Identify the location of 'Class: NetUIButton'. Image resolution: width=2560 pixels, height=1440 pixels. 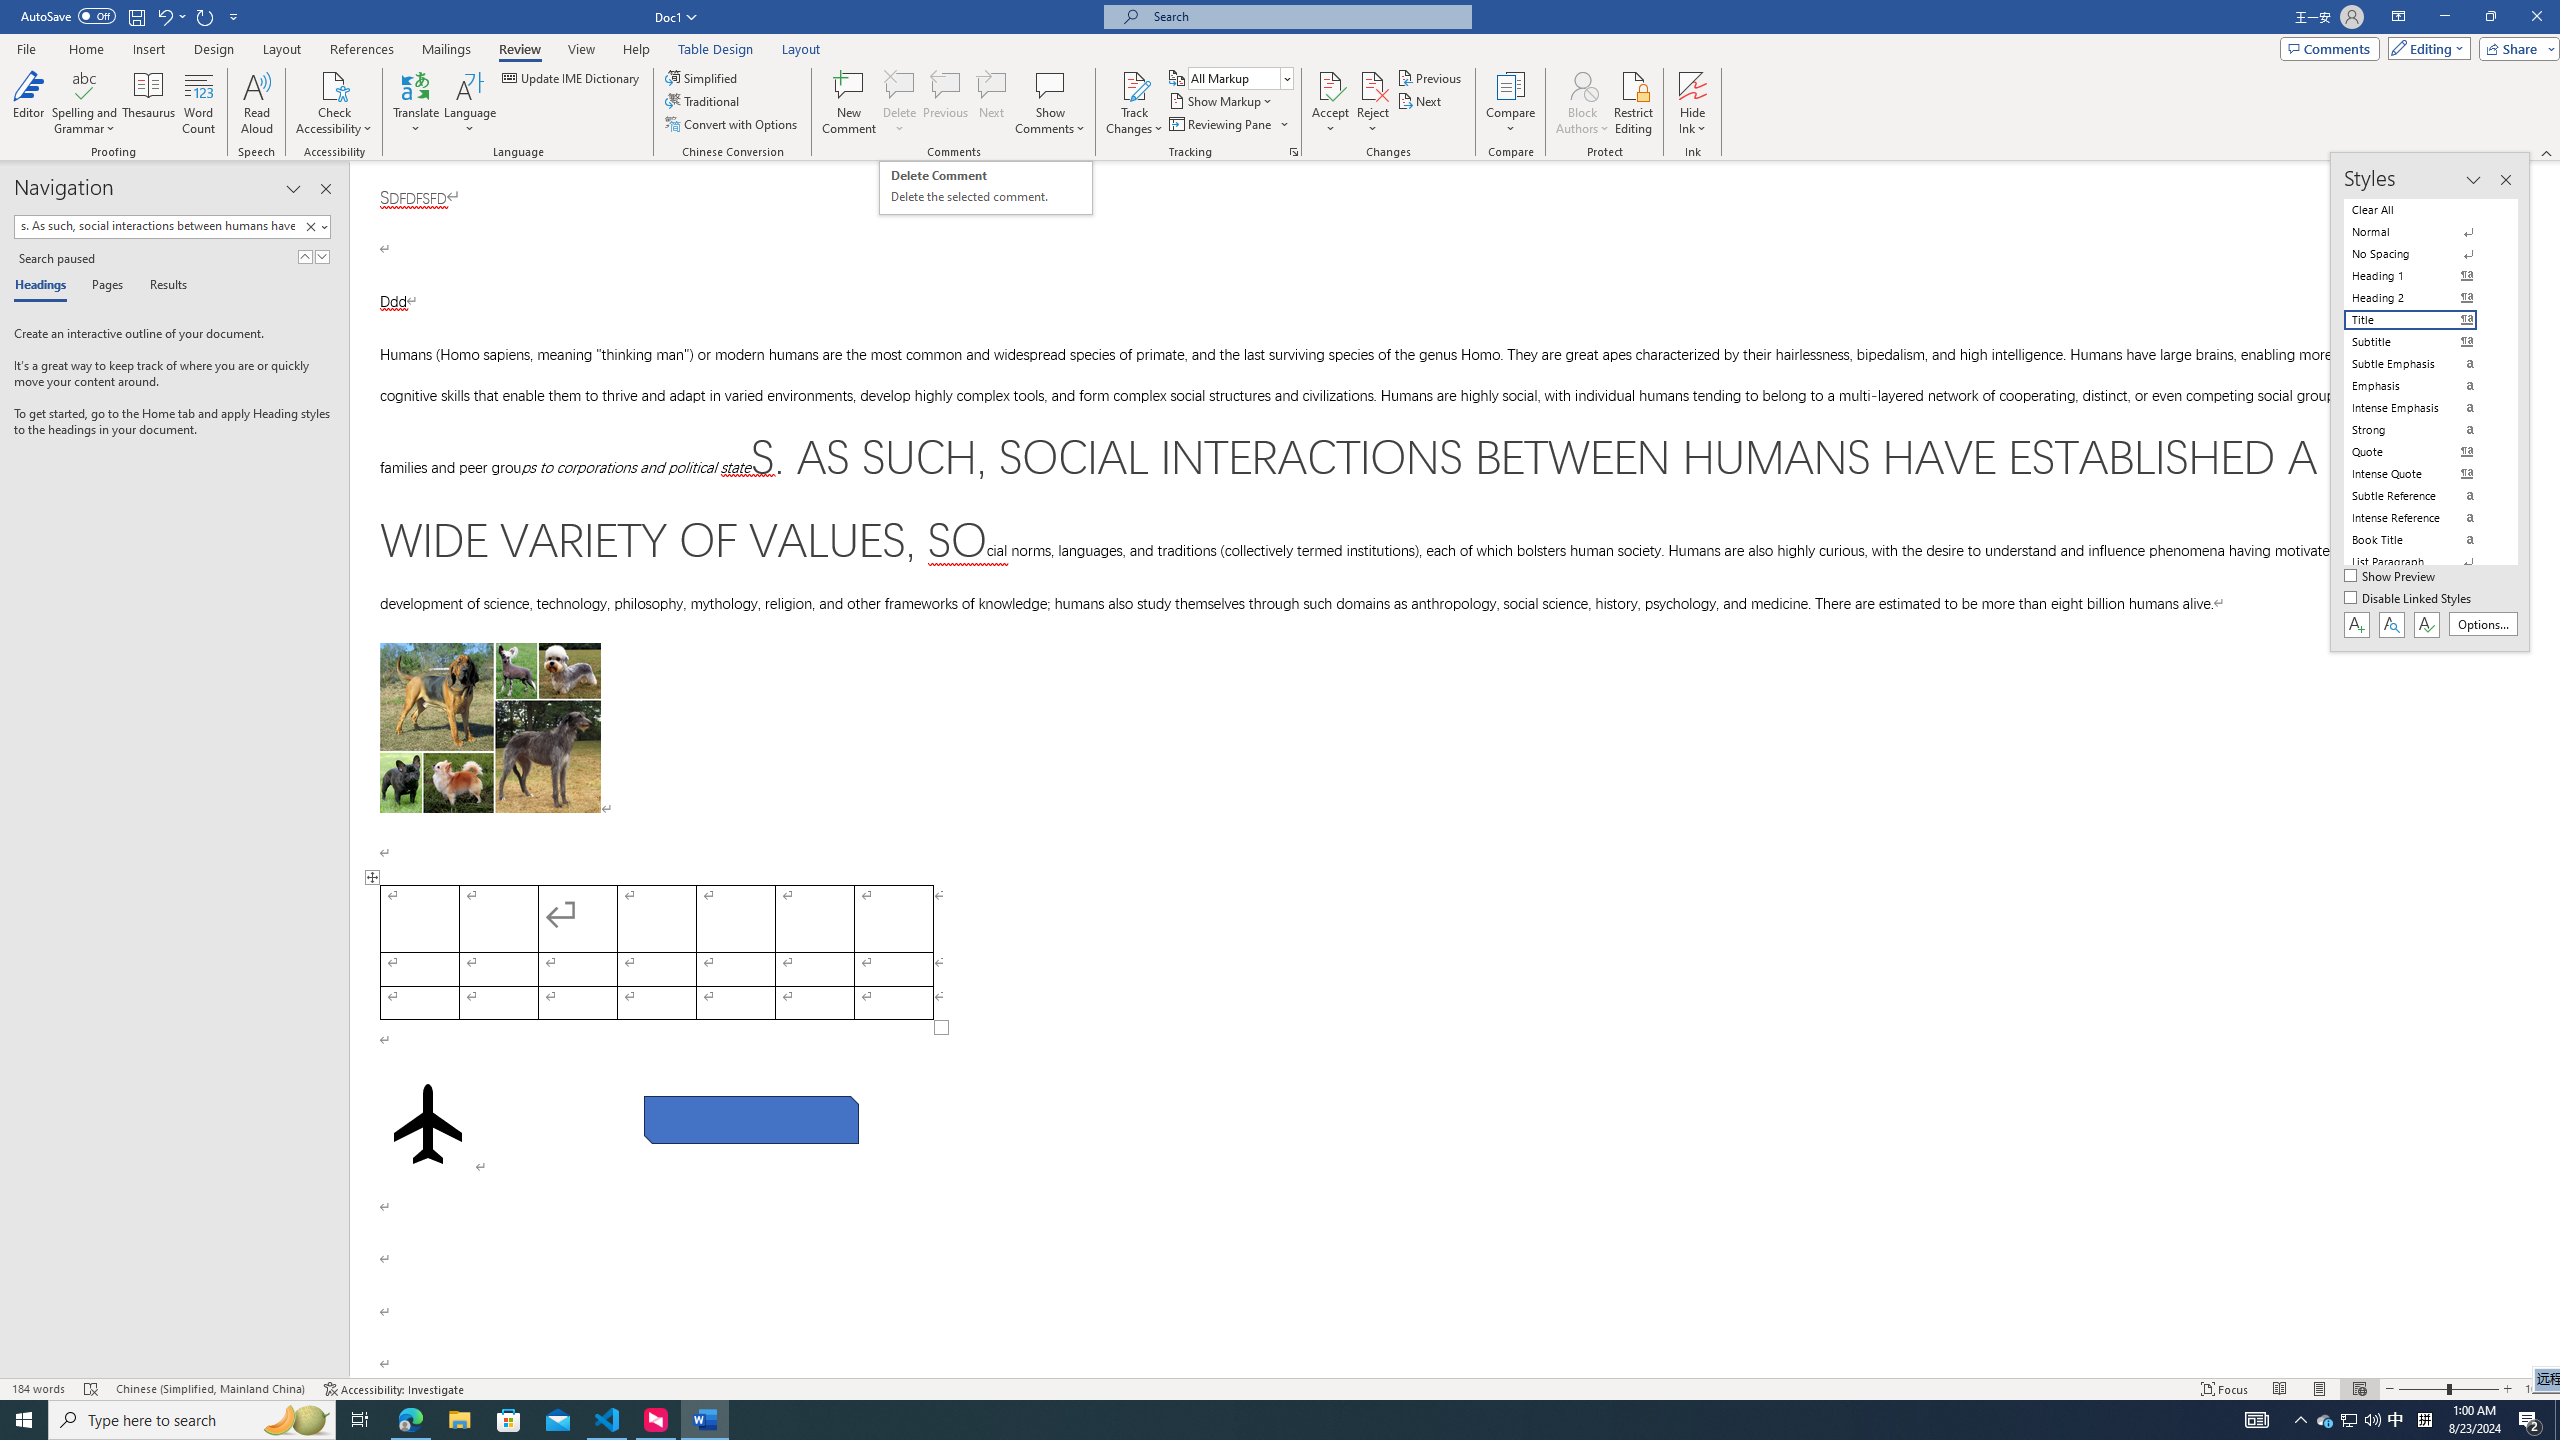
(2425, 624).